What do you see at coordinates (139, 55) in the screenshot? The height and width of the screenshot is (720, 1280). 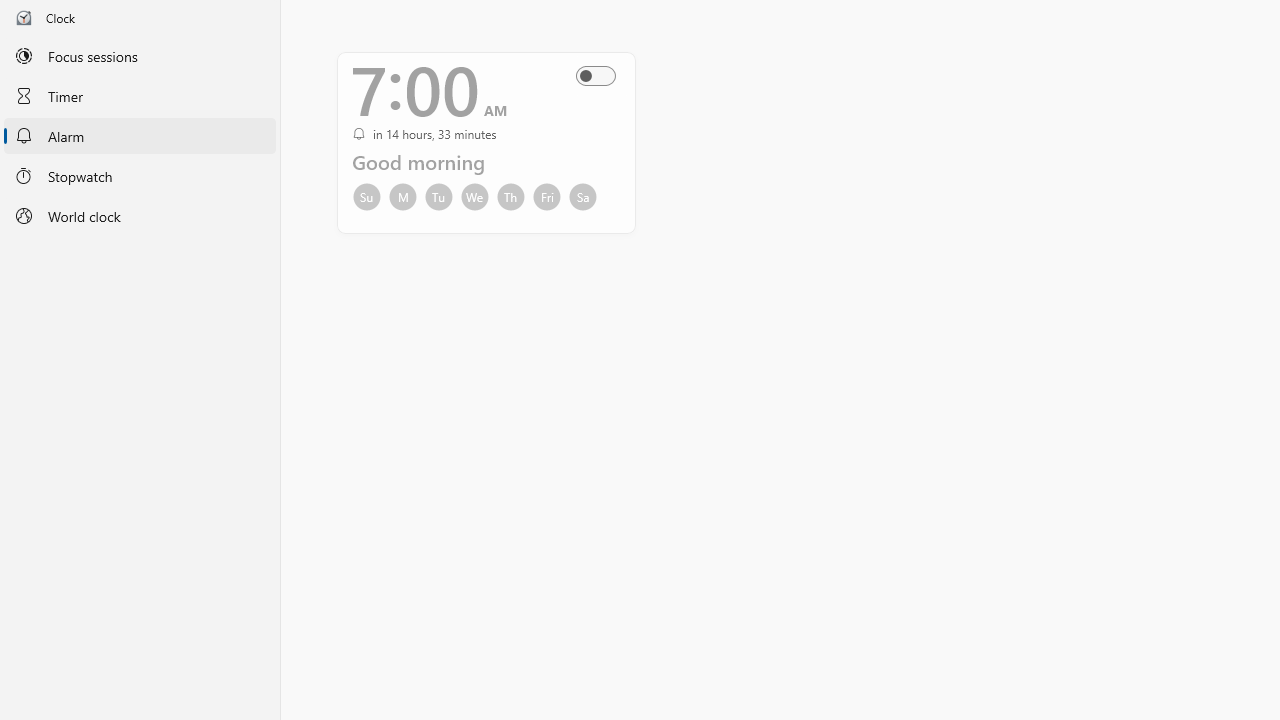 I see `'Focus sessions'` at bounding box center [139, 55].